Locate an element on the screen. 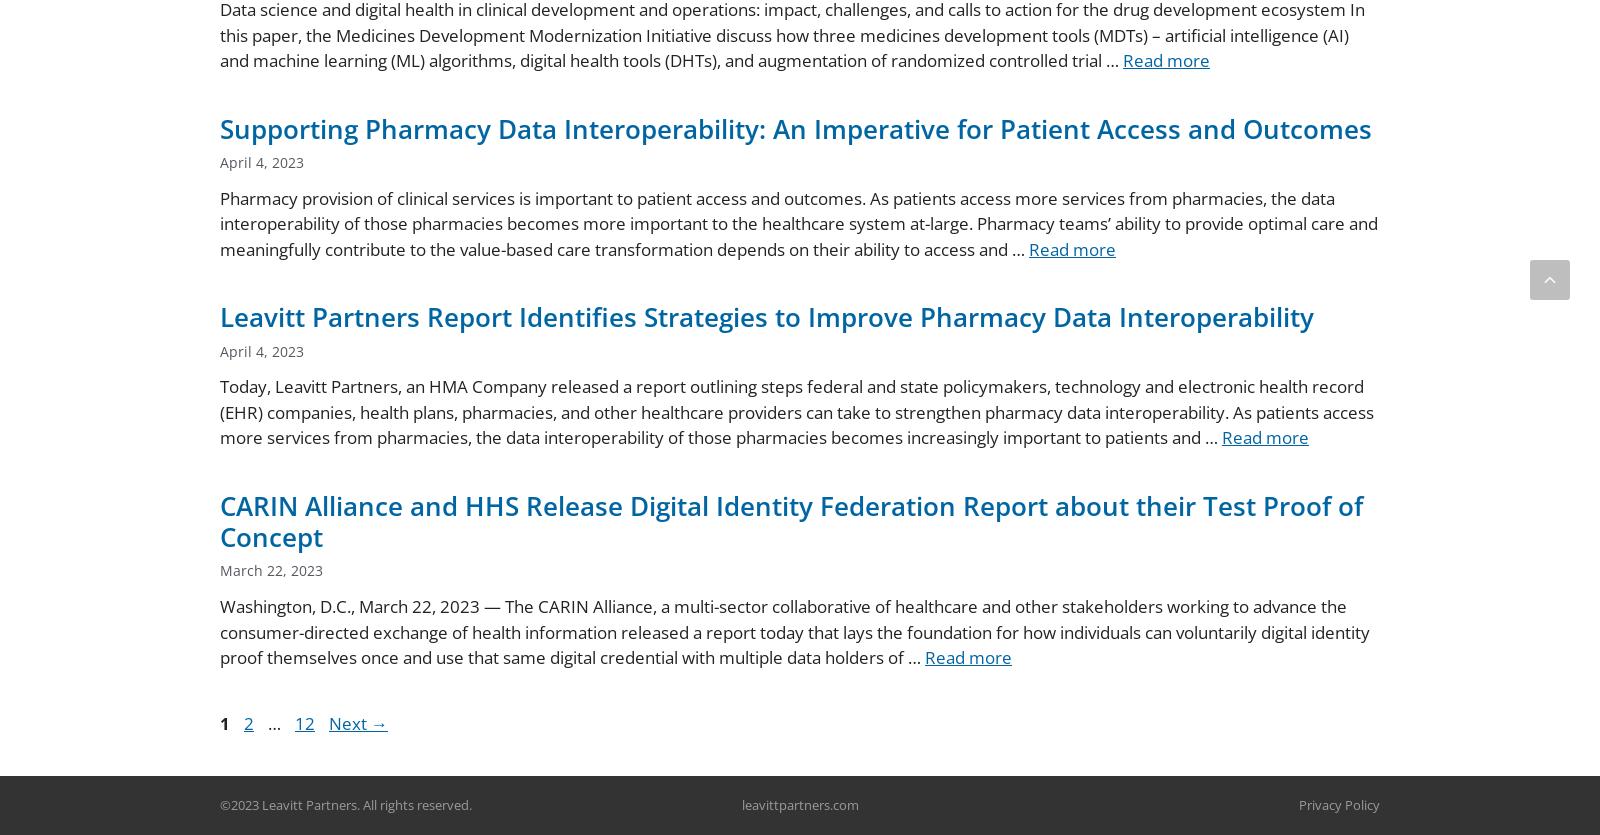 The width and height of the screenshot is (1600, 835). '12' is located at coordinates (304, 722).